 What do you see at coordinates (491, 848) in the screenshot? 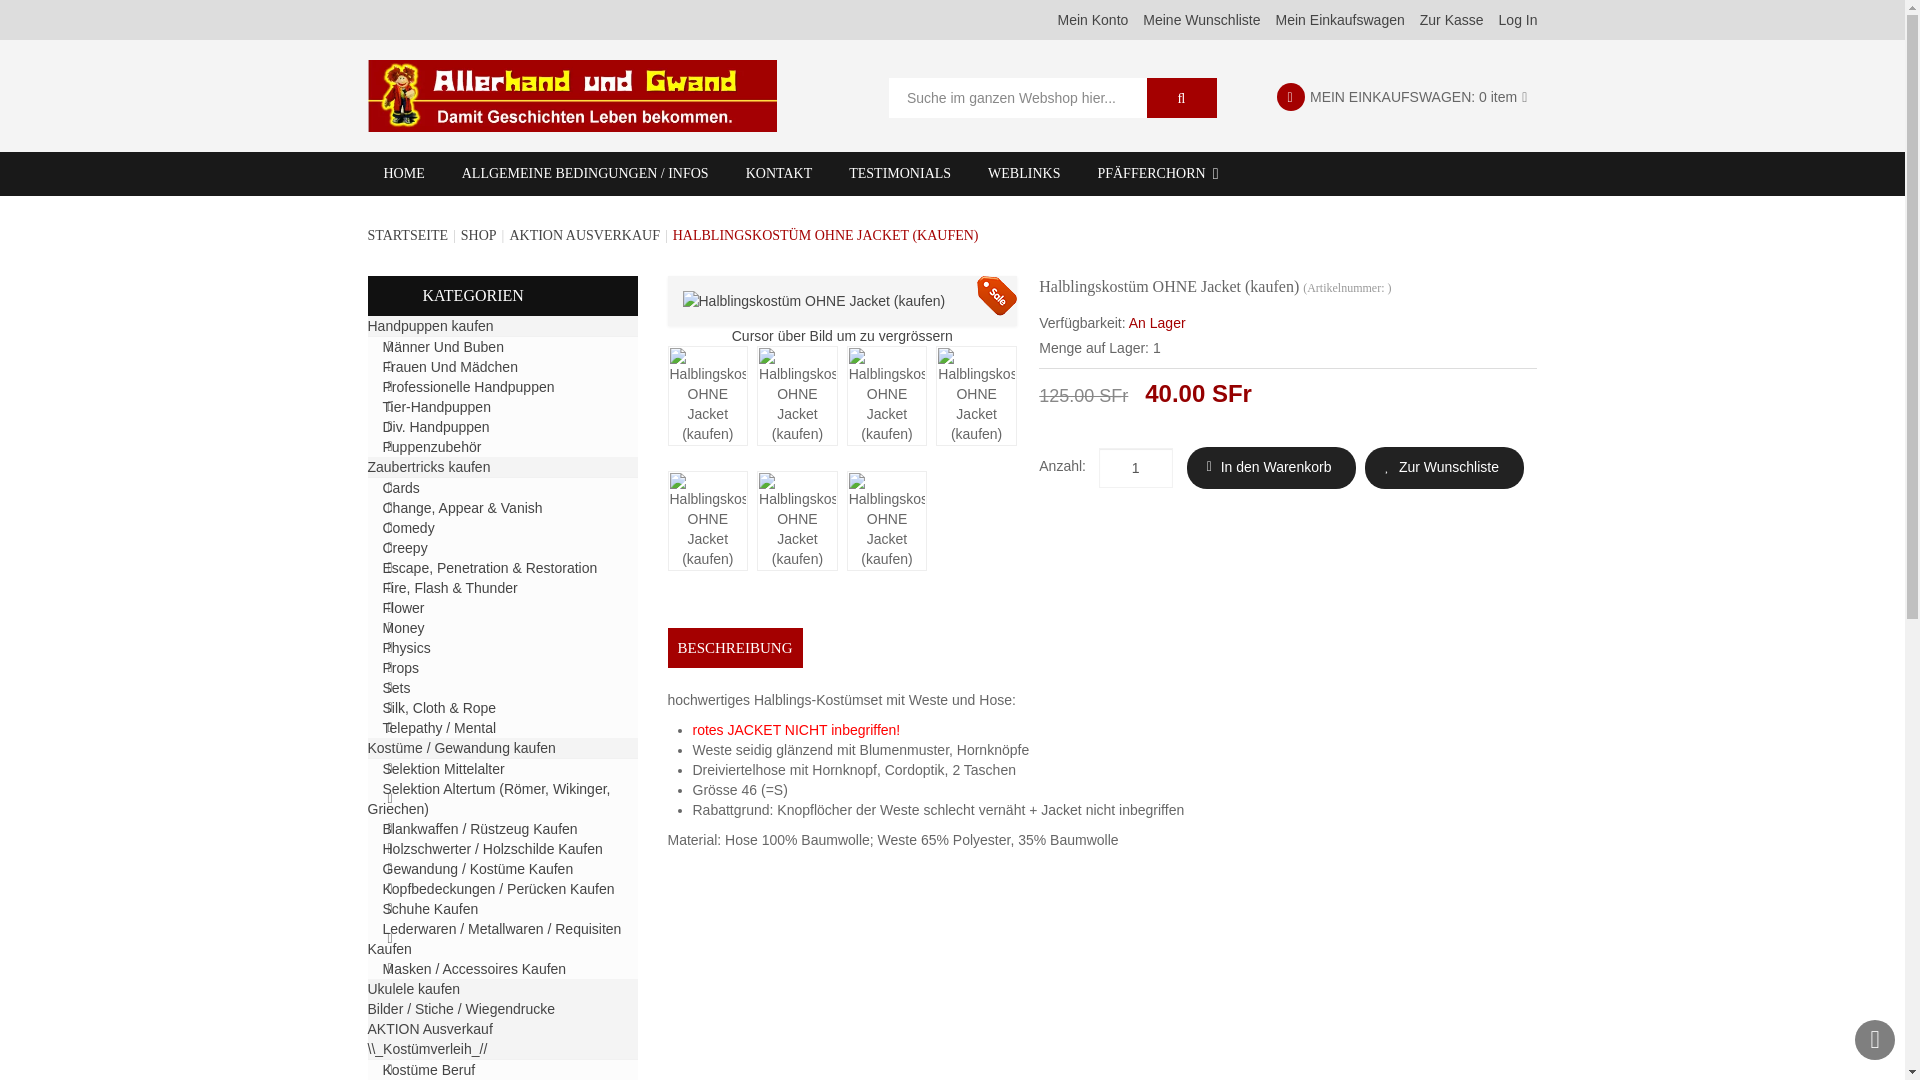
I see `'Holzschwerter / Holzschilde Kaufen'` at bounding box center [491, 848].